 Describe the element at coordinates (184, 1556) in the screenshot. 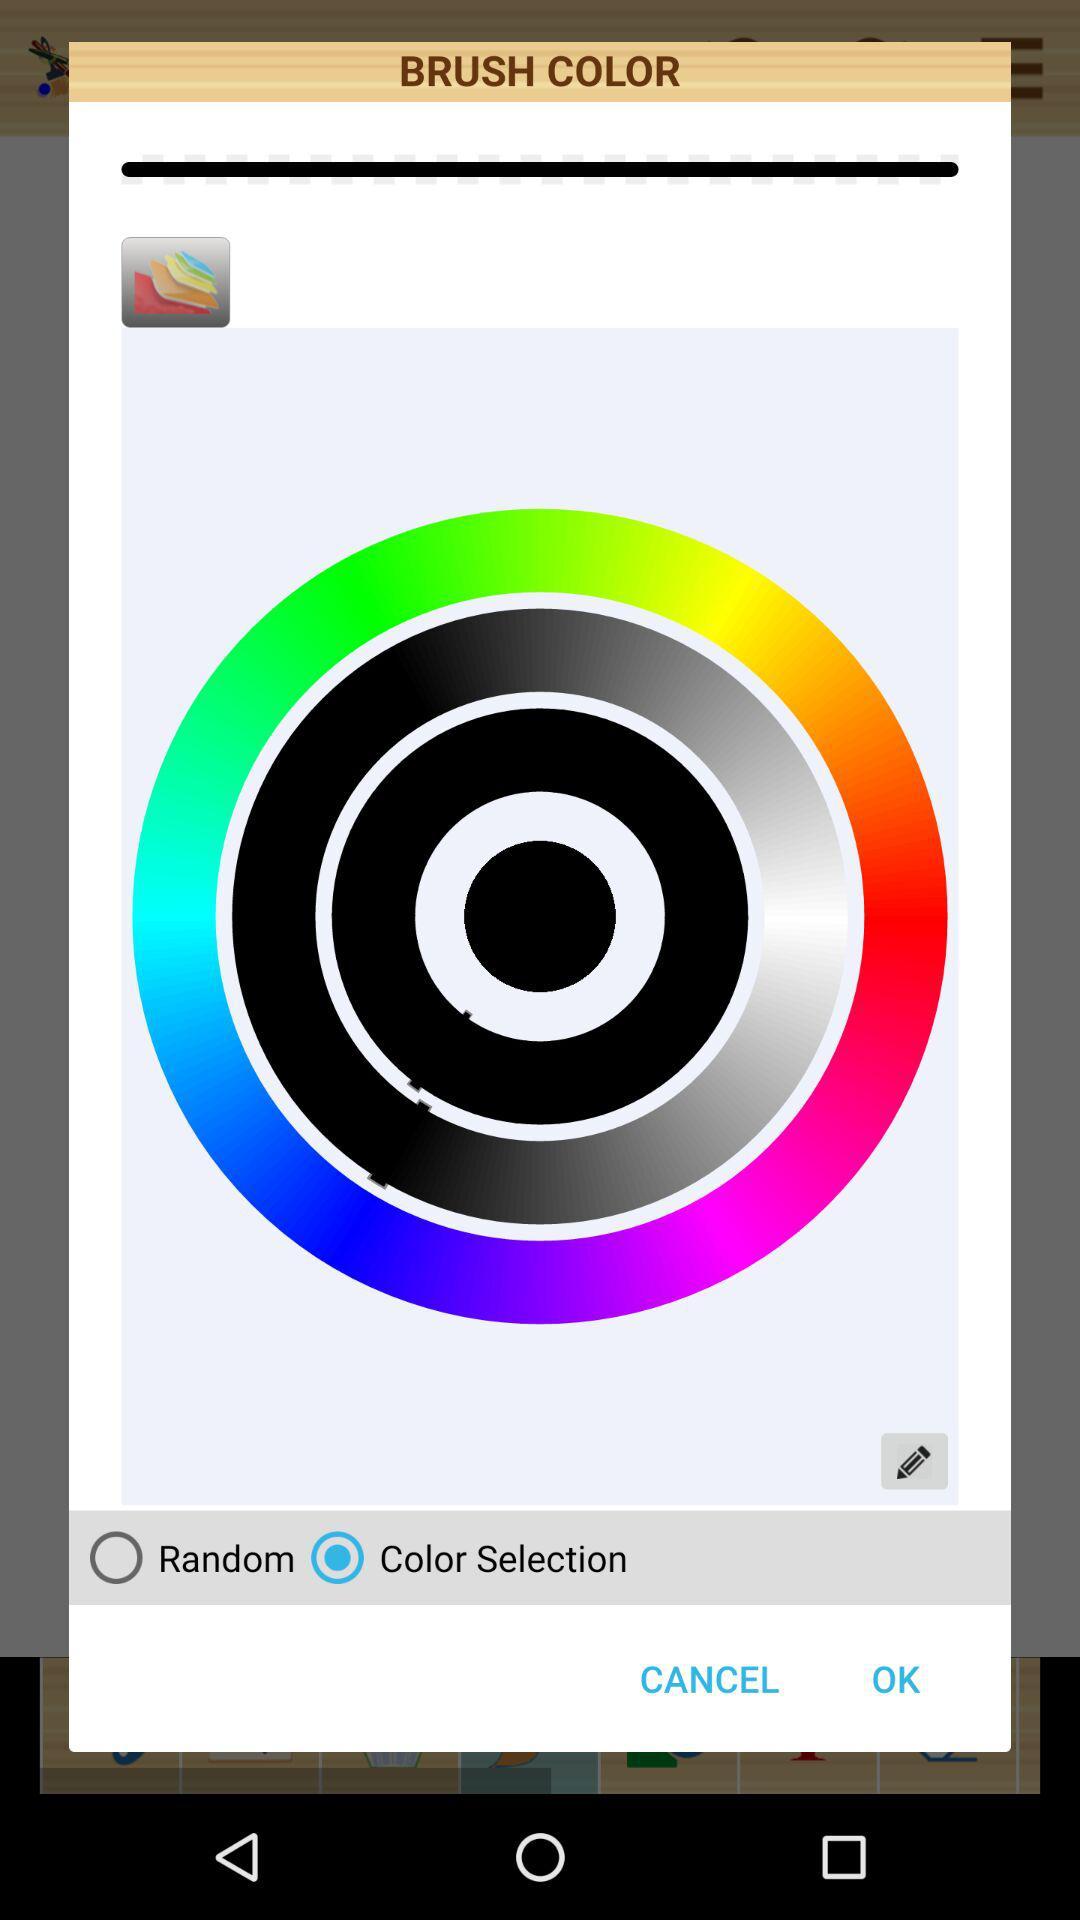

I see `icon next to the color selection item` at that location.